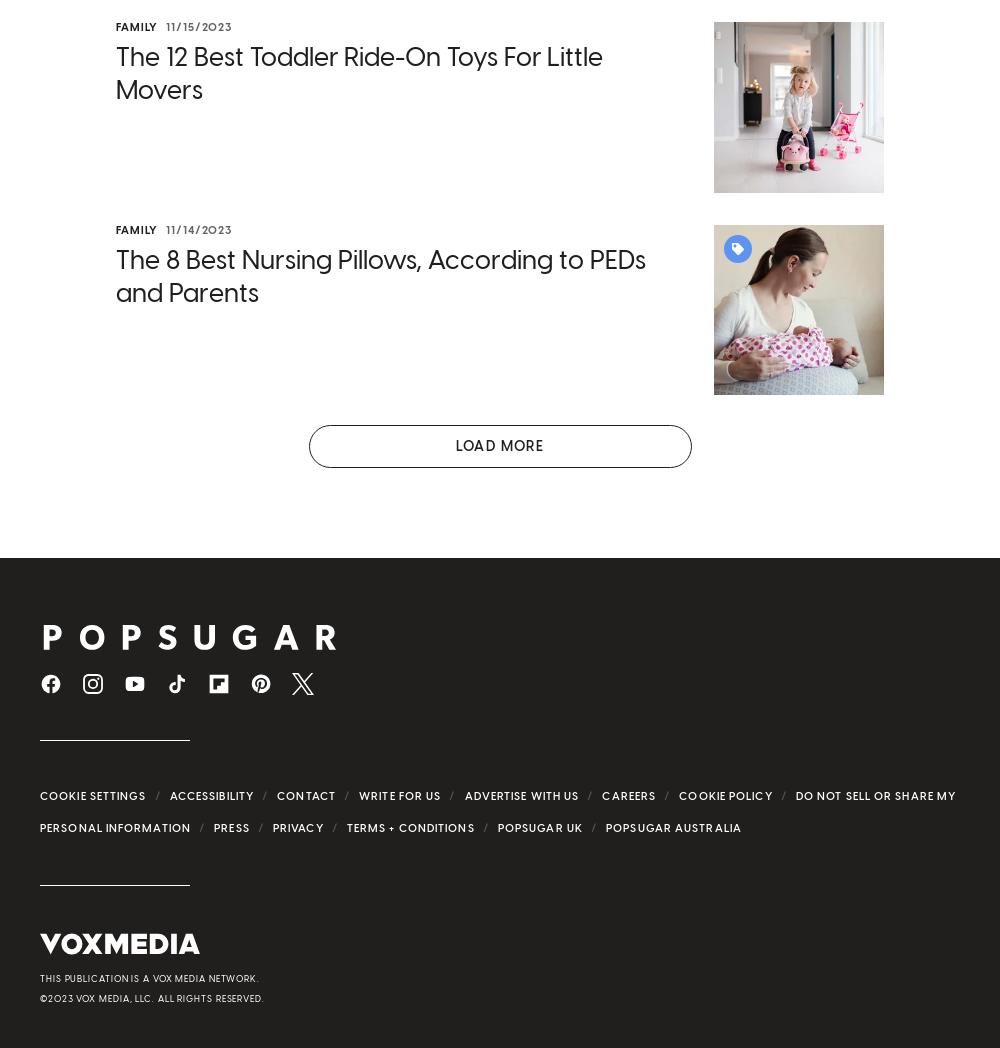 The width and height of the screenshot is (1000, 1048). I want to click on '11/14/2023', so click(198, 229).